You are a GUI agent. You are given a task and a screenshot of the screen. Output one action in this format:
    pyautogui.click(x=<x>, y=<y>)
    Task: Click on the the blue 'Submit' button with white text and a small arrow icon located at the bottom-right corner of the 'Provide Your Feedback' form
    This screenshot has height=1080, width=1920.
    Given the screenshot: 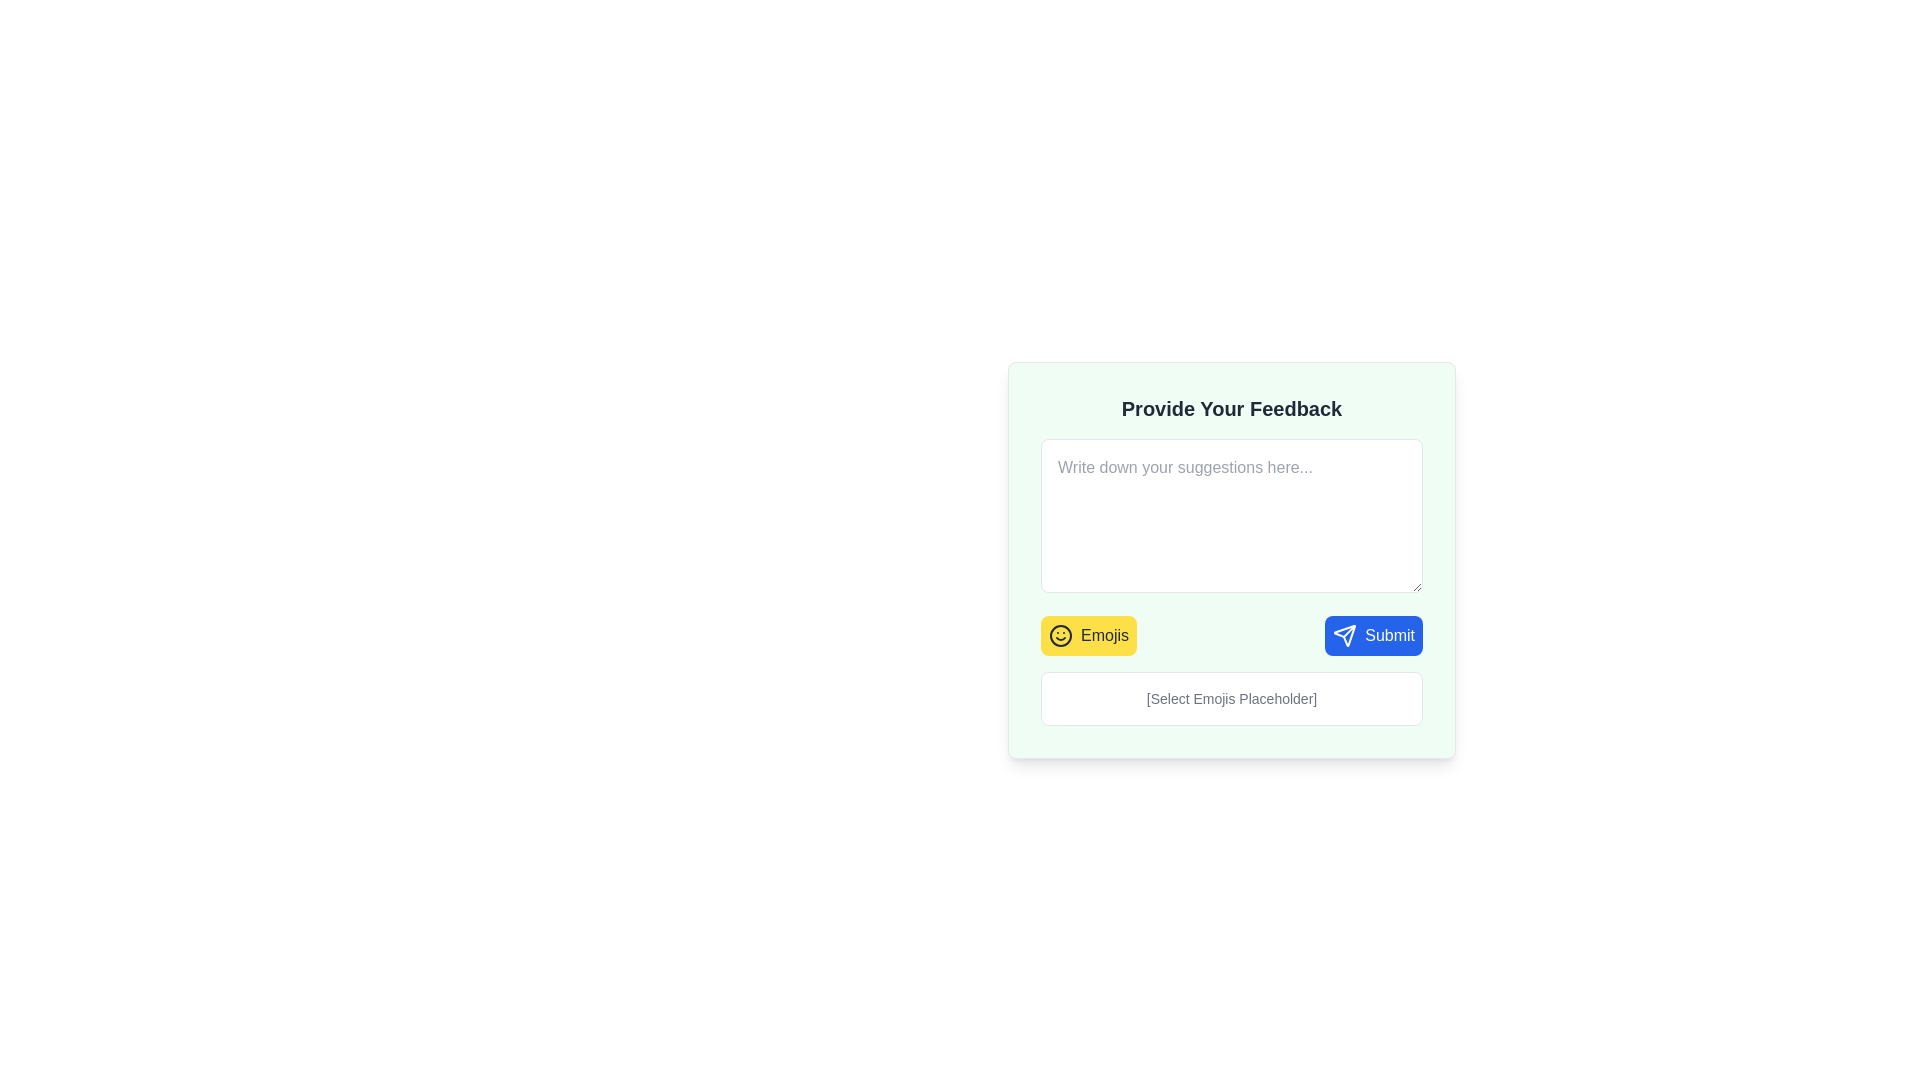 What is the action you would take?
    pyautogui.click(x=1372, y=636)
    